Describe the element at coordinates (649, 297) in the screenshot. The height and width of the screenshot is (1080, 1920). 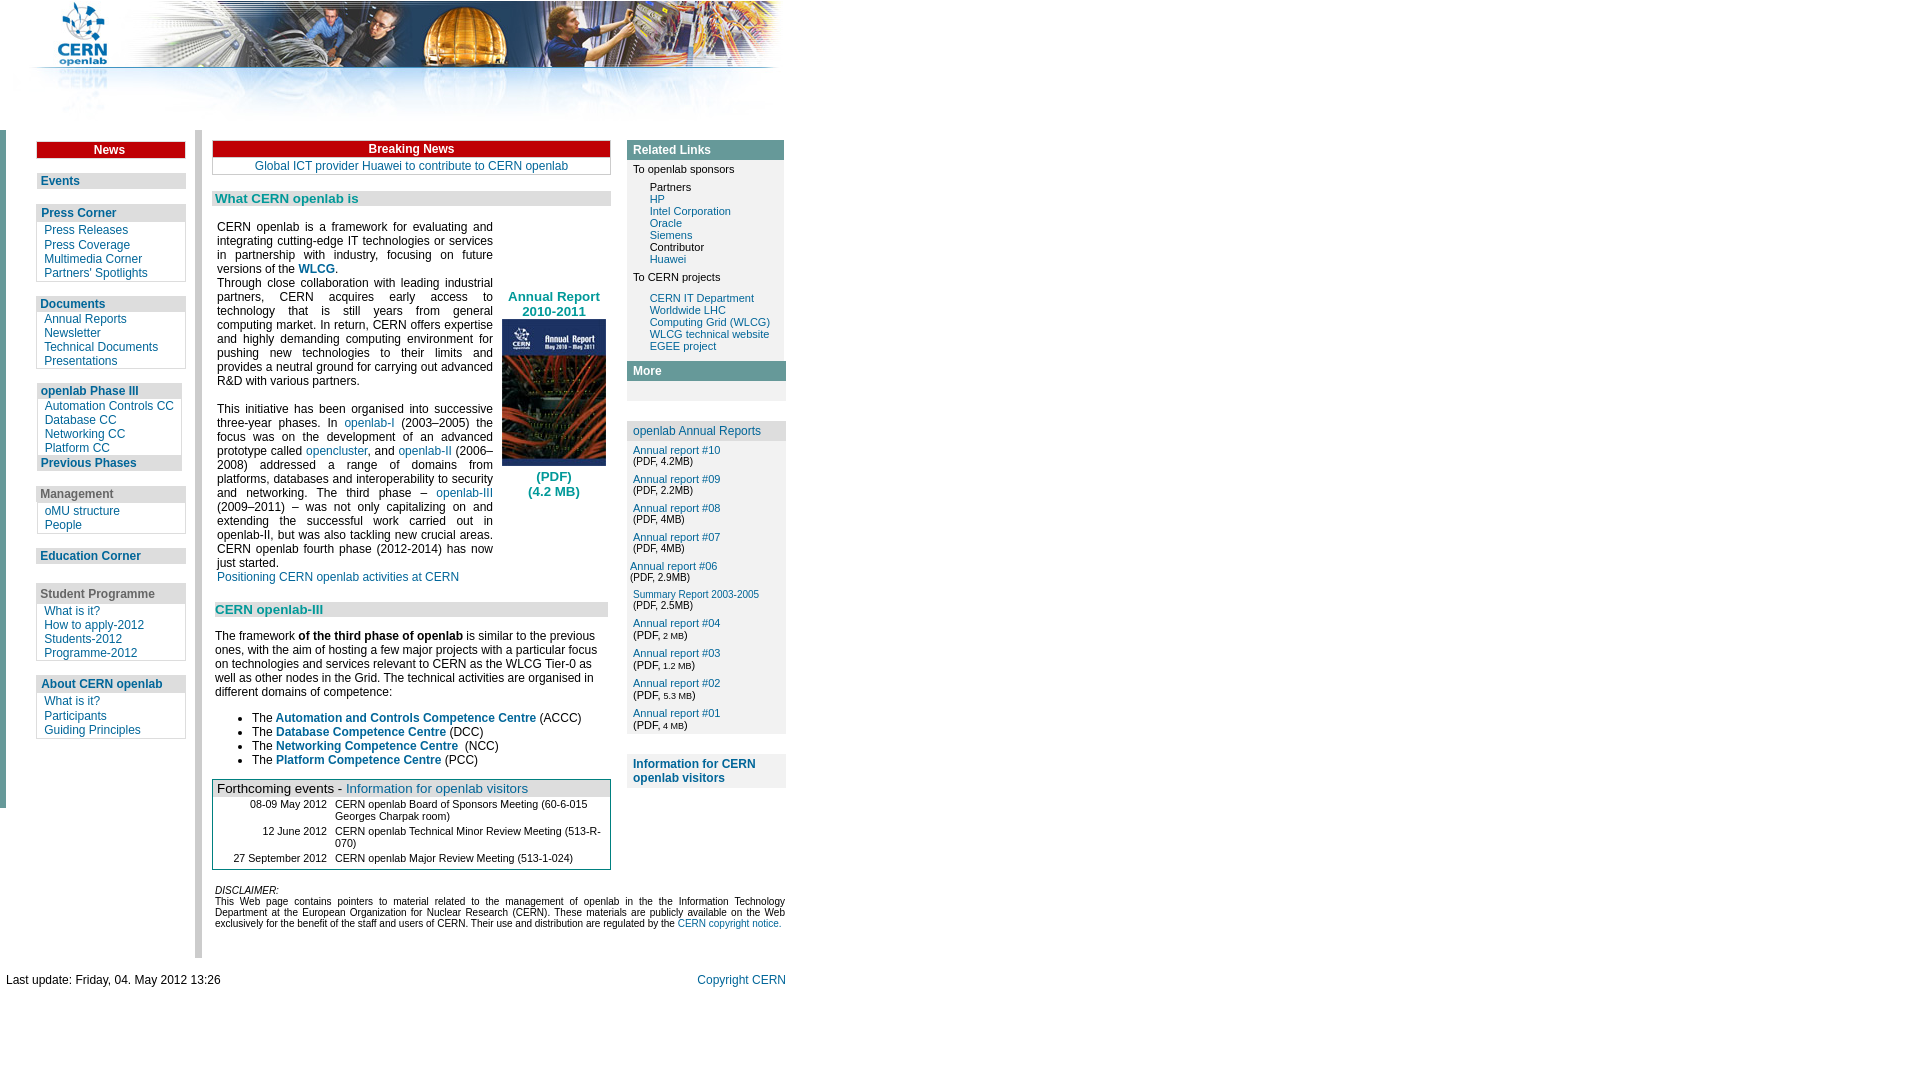
I see `'CERN IT Department'` at that location.